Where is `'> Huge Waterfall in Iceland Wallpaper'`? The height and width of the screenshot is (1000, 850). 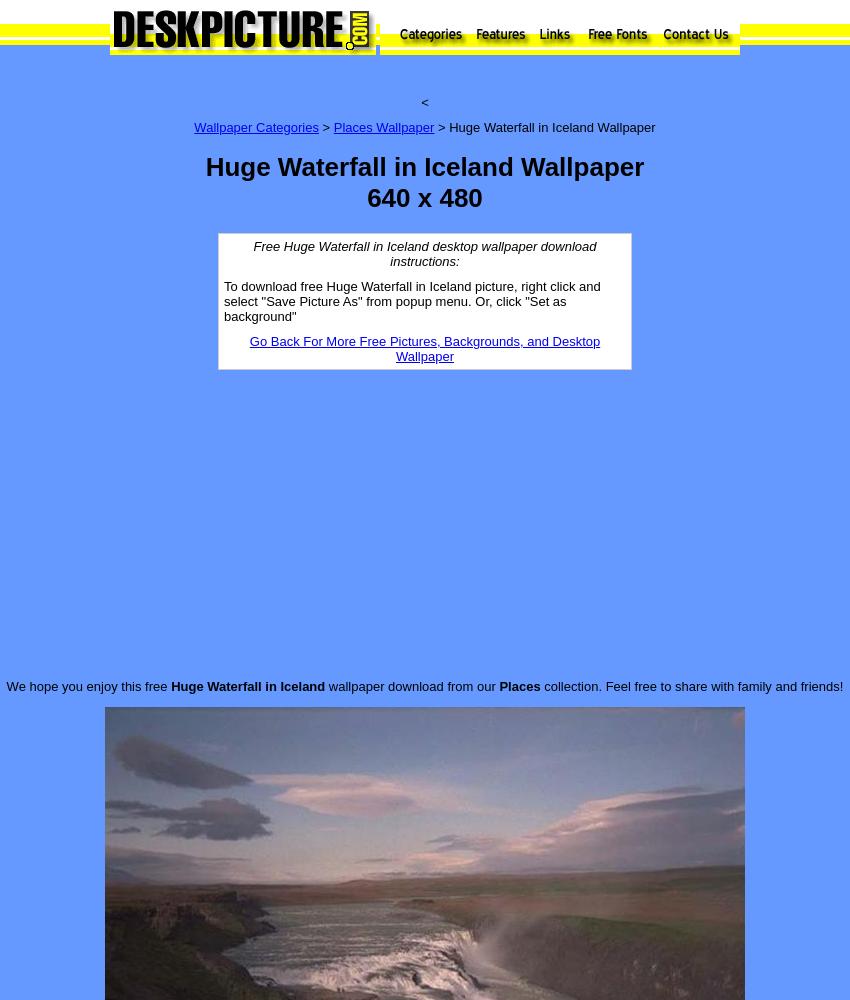 '> Huge Waterfall in Iceland Wallpaper' is located at coordinates (433, 127).